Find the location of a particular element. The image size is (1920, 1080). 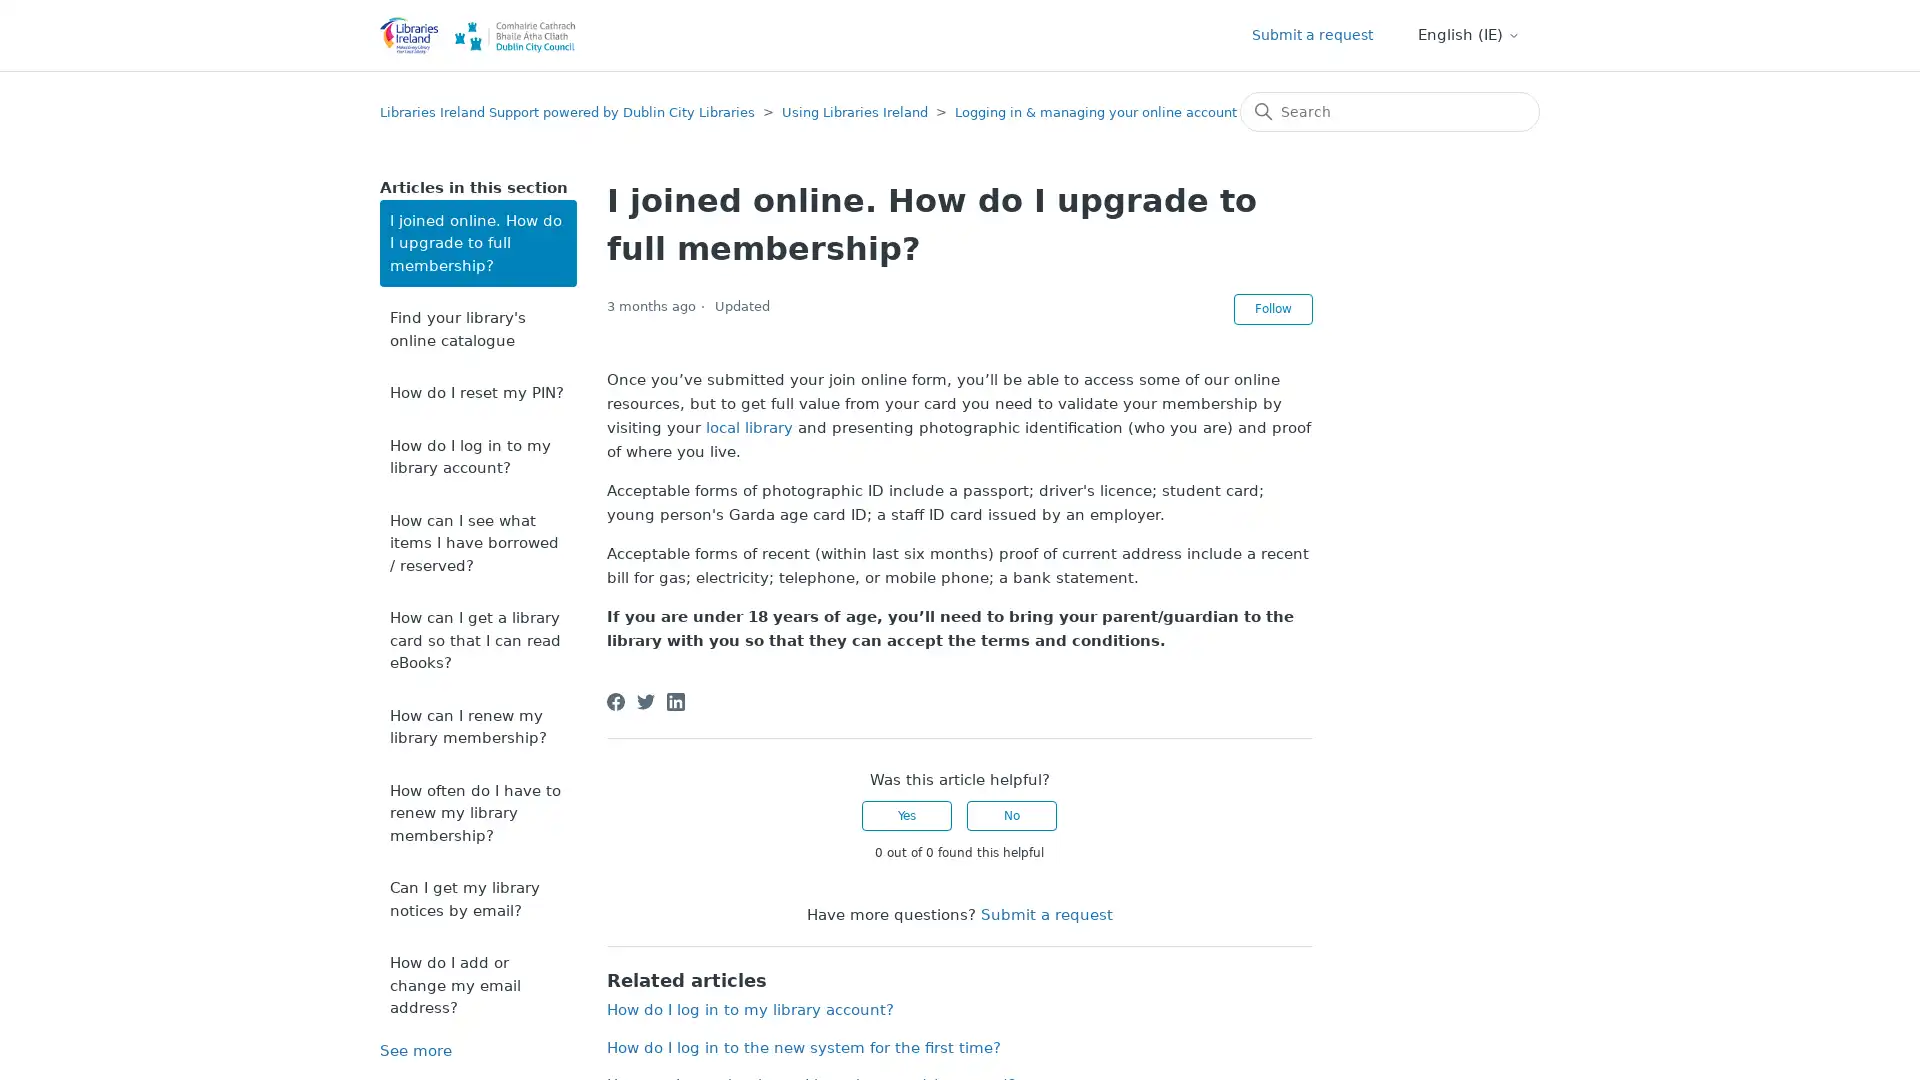

This article was not helpful is located at coordinates (1012, 816).